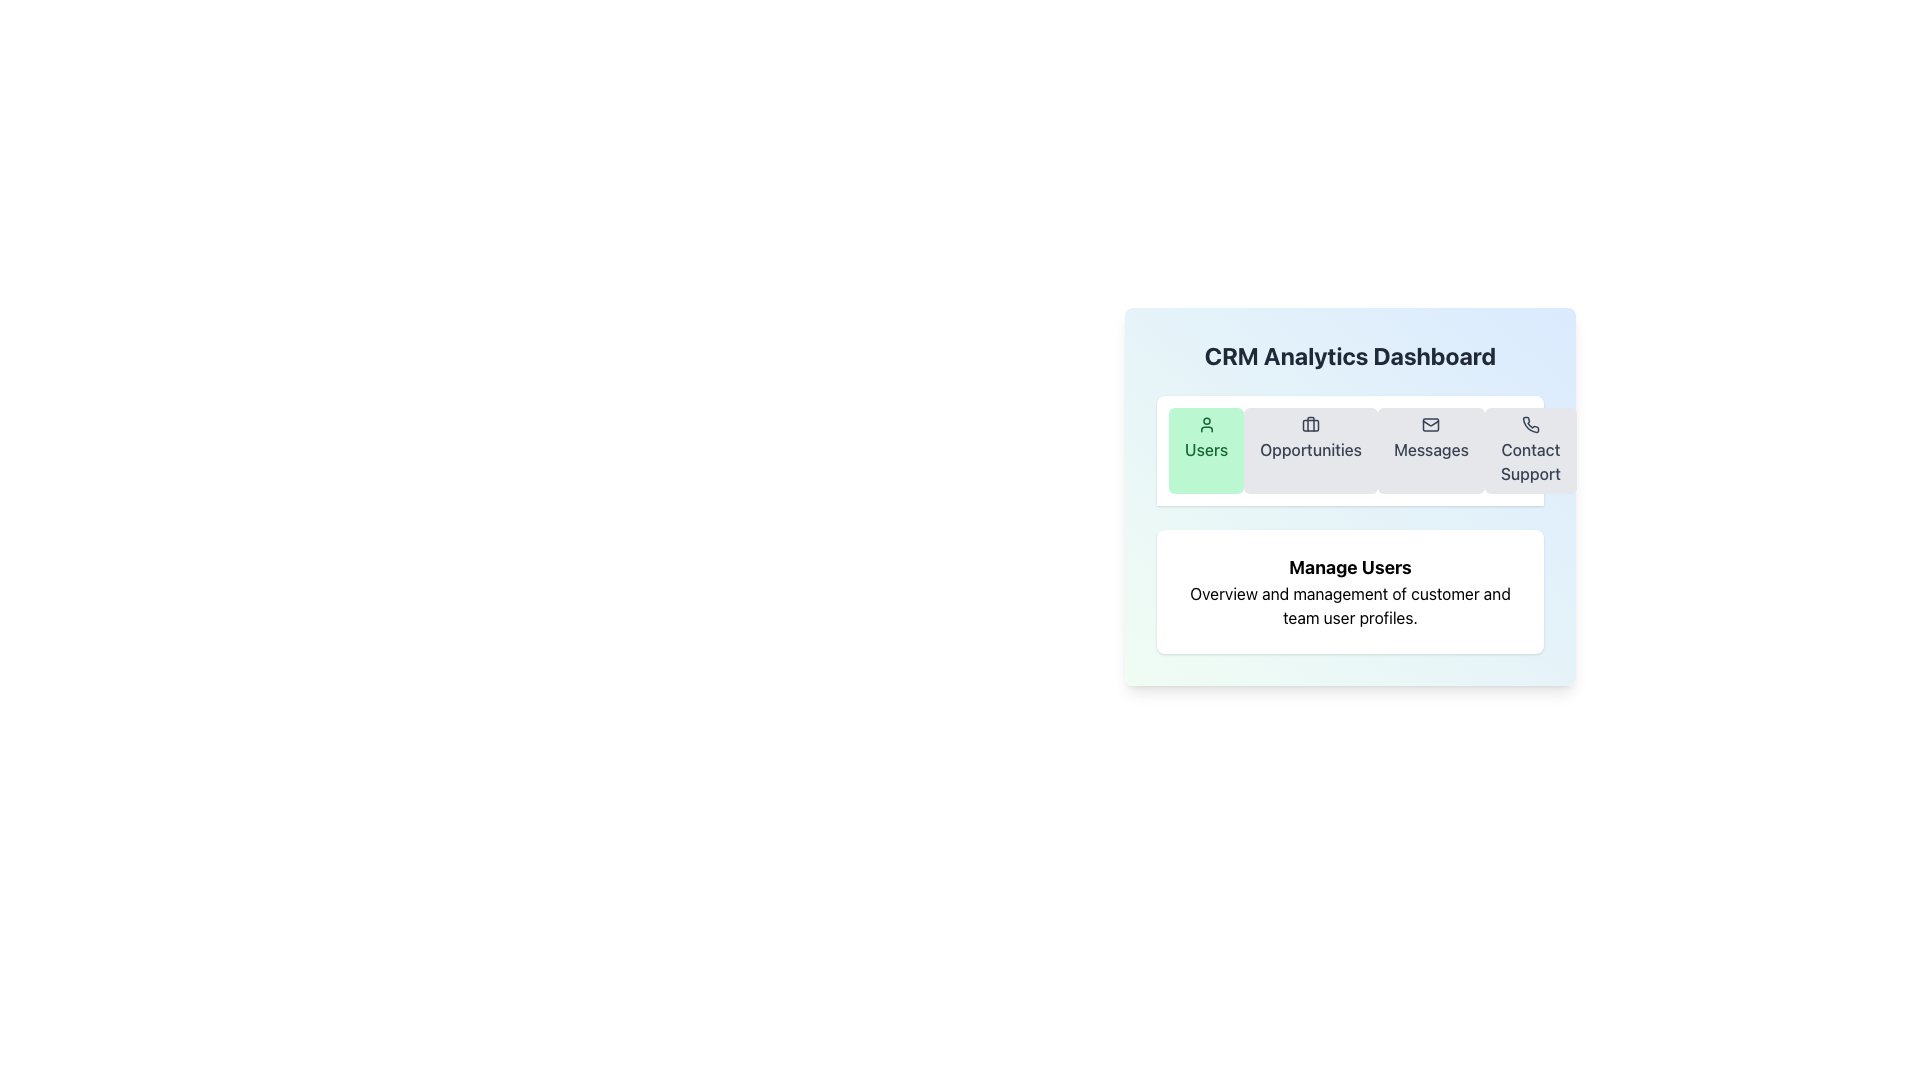 This screenshot has height=1080, width=1920. What do you see at coordinates (1310, 423) in the screenshot?
I see `the representation of the handle of the briefcase icon located in the navigation bar` at bounding box center [1310, 423].